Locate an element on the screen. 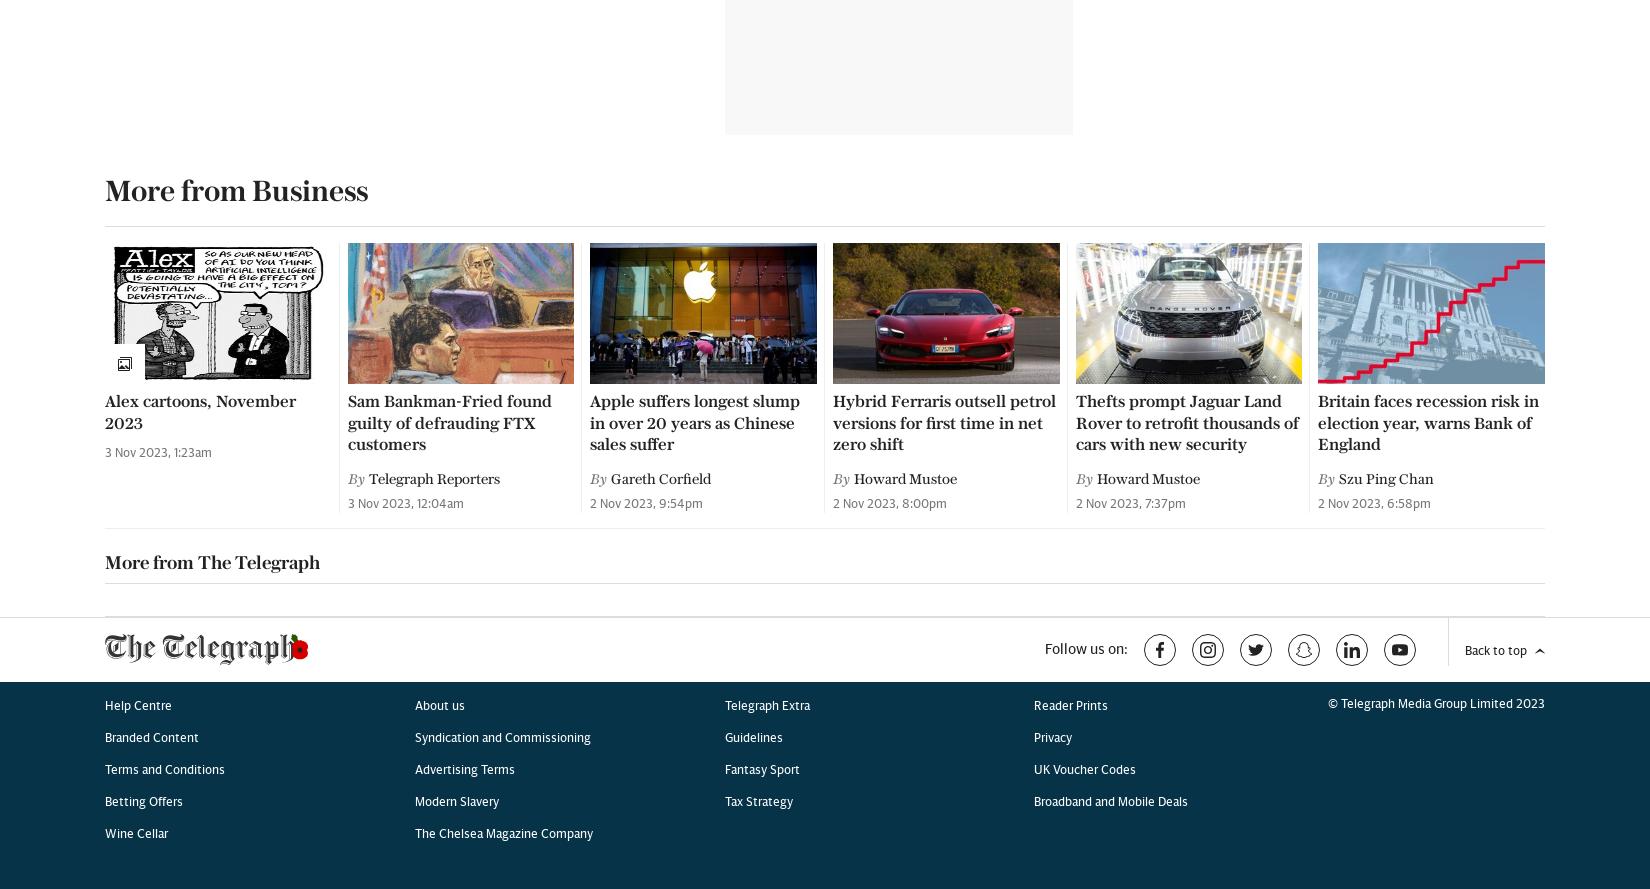 This screenshot has width=1650, height=889. 'Syndication and Commissioning' is located at coordinates (500, 119).